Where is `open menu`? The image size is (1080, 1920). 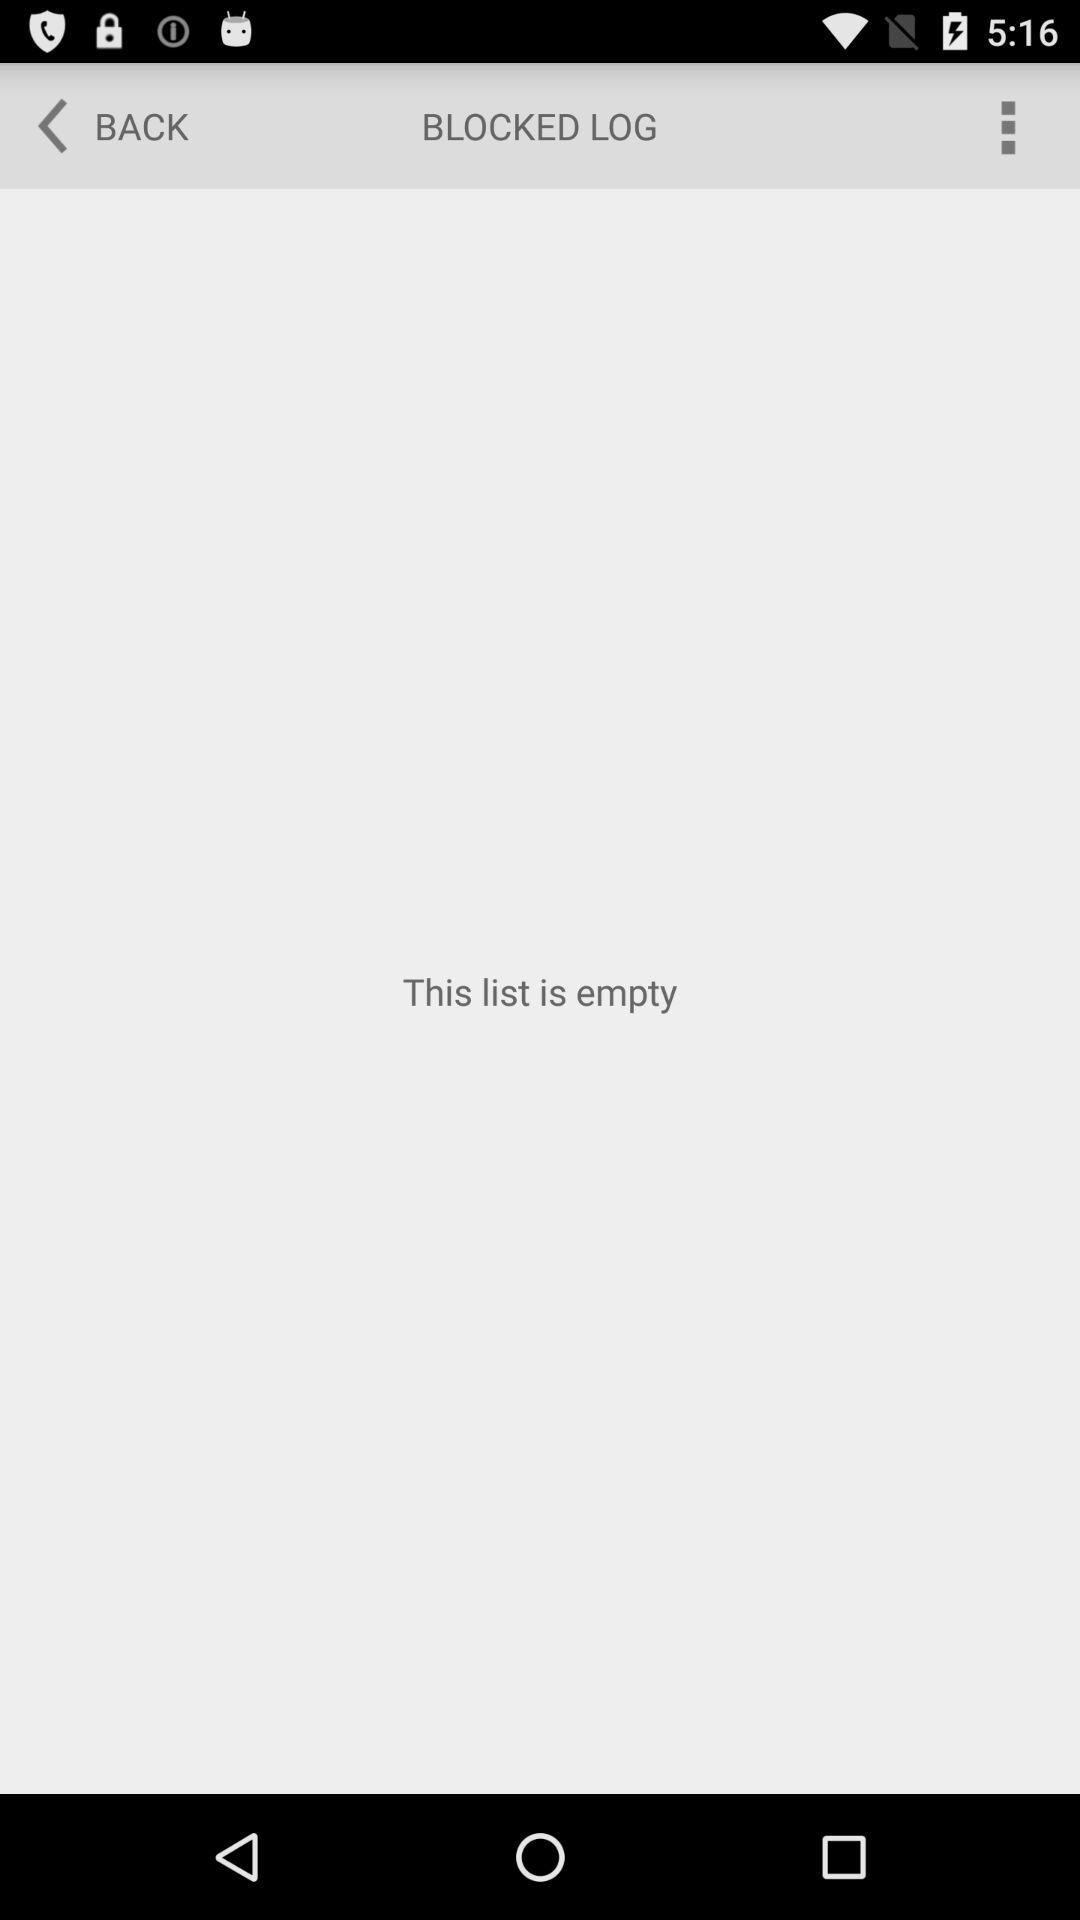
open menu is located at coordinates (1006, 124).